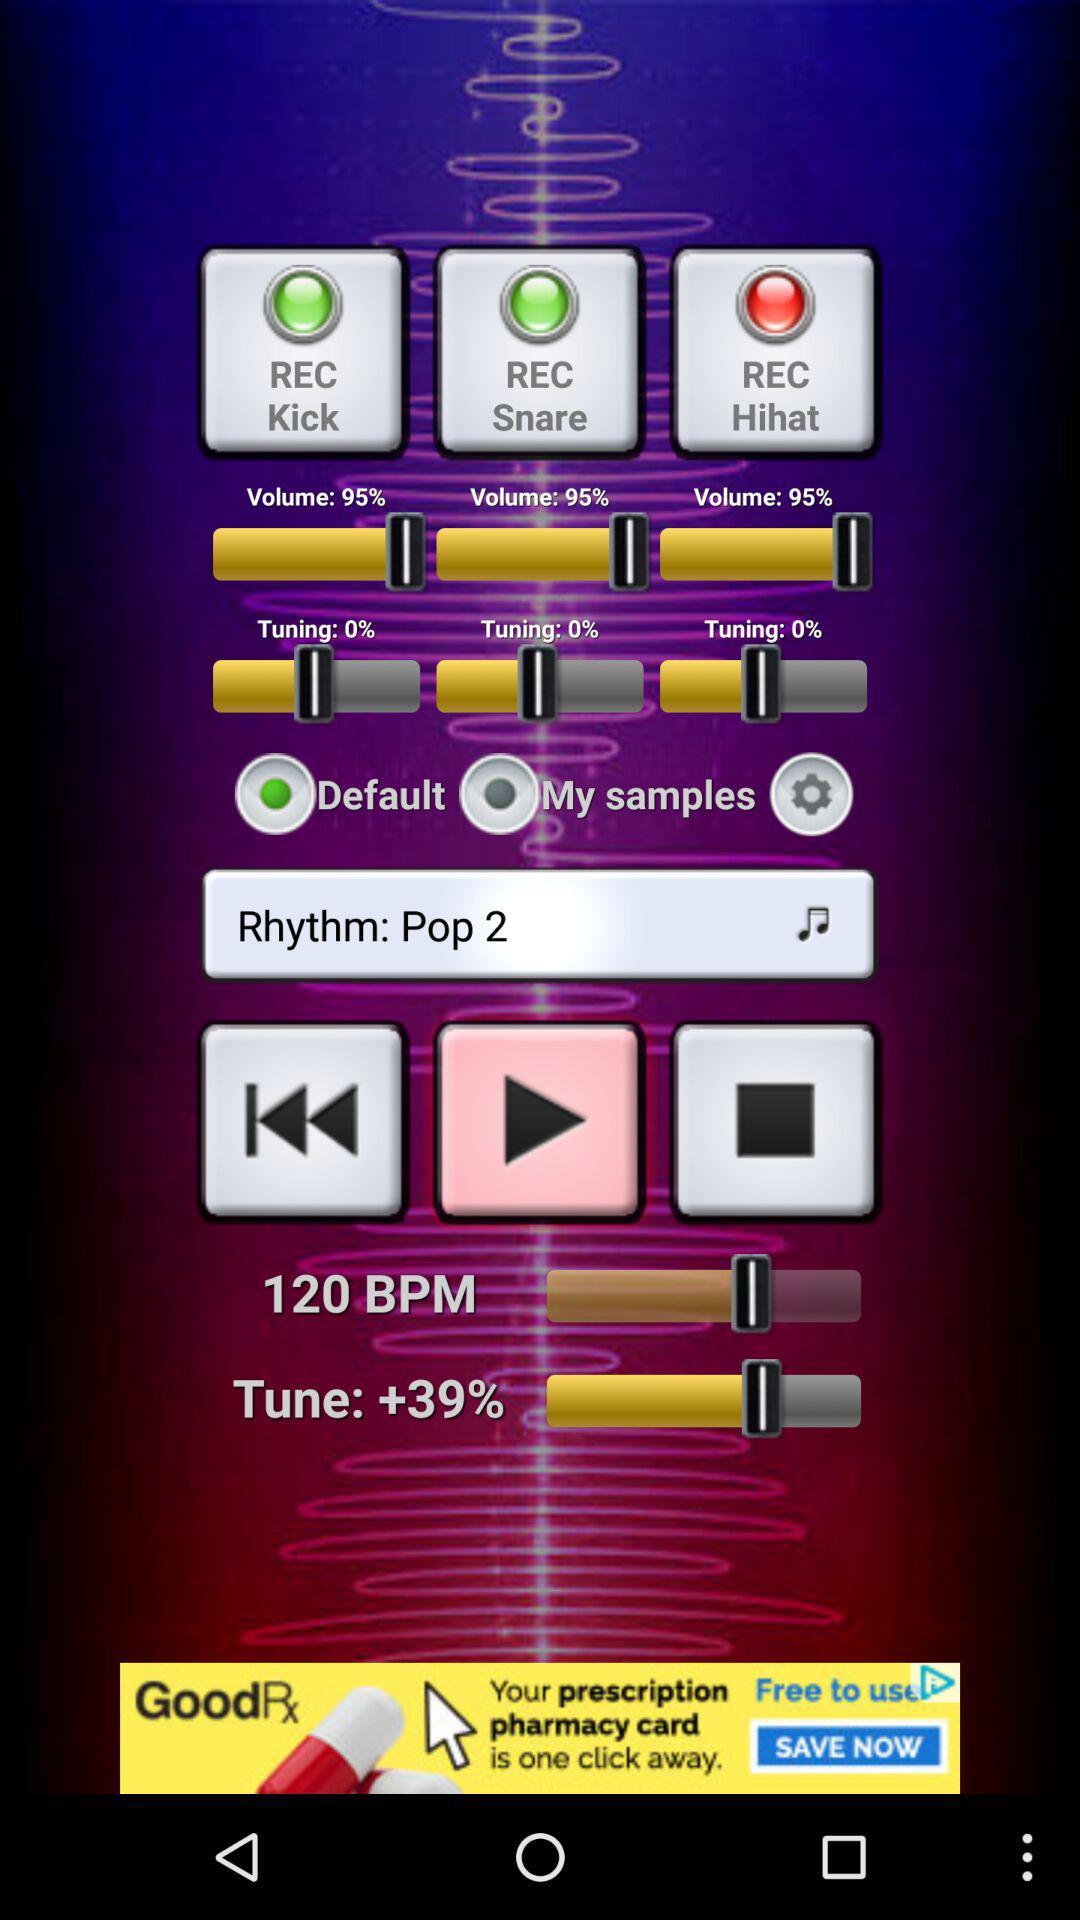 The width and height of the screenshot is (1080, 1920). Describe the element at coordinates (702, 1296) in the screenshot. I see `up button` at that location.